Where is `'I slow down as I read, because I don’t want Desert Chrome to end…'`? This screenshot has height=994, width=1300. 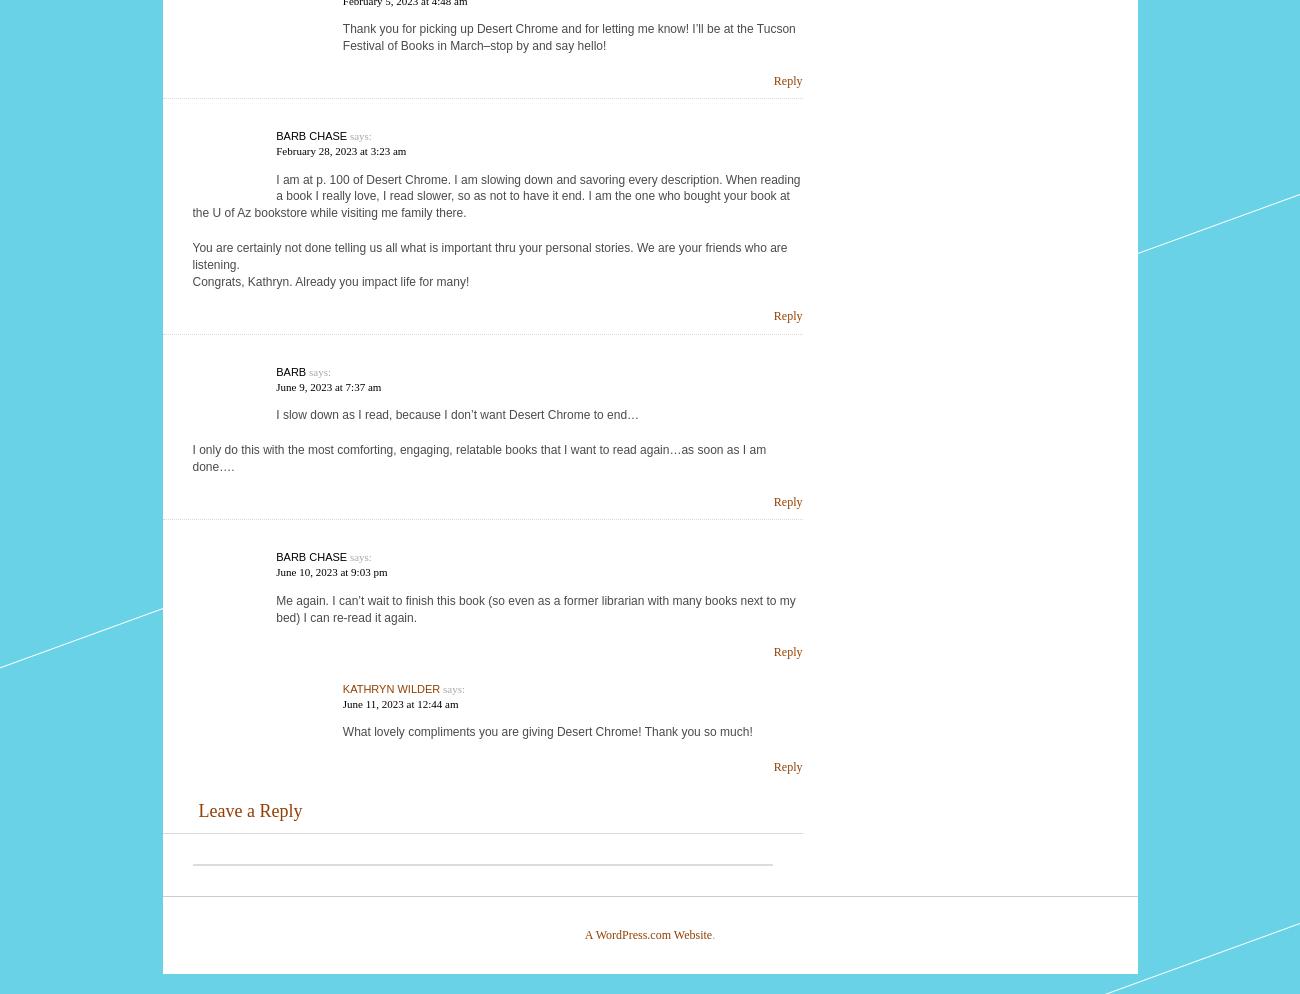 'I slow down as I read, because I don’t want Desert Chrome to end…' is located at coordinates (456, 413).